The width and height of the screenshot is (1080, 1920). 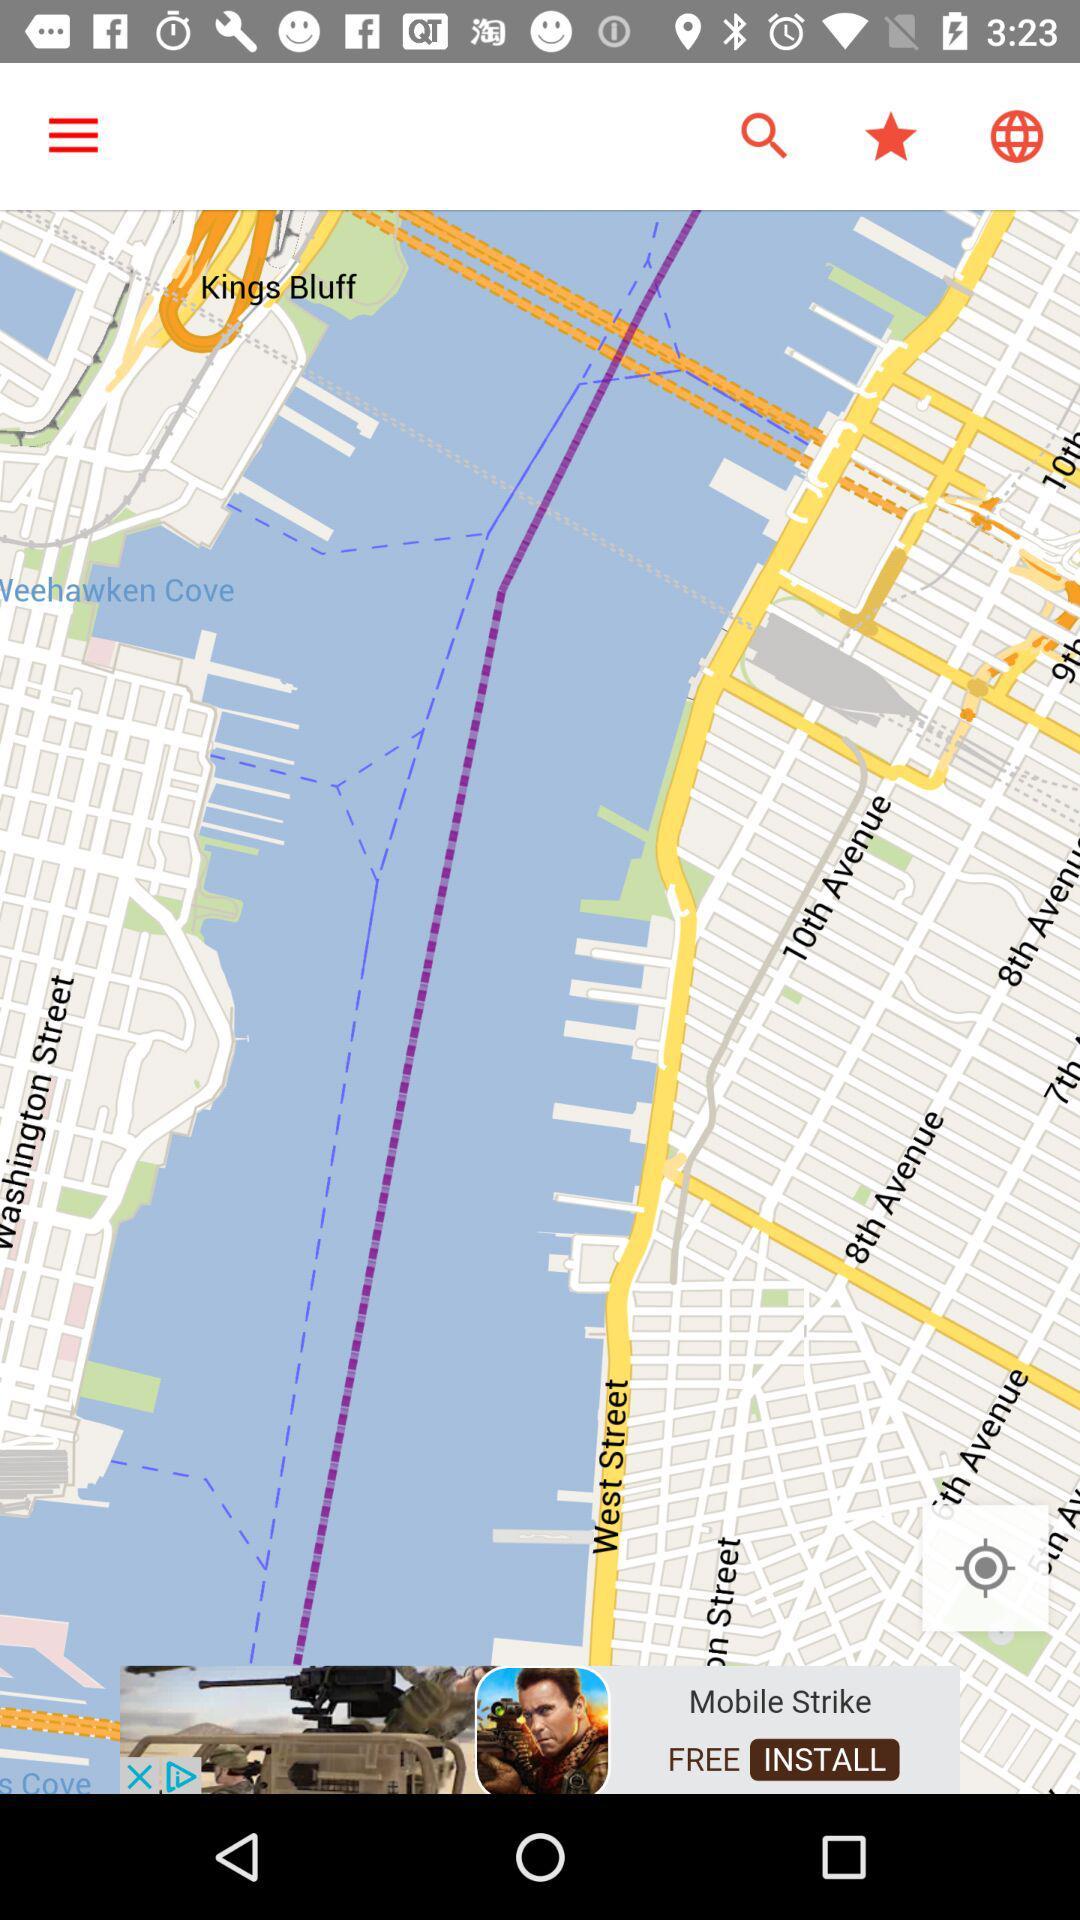 I want to click on icon at the bottom right corner, so click(x=984, y=1567).